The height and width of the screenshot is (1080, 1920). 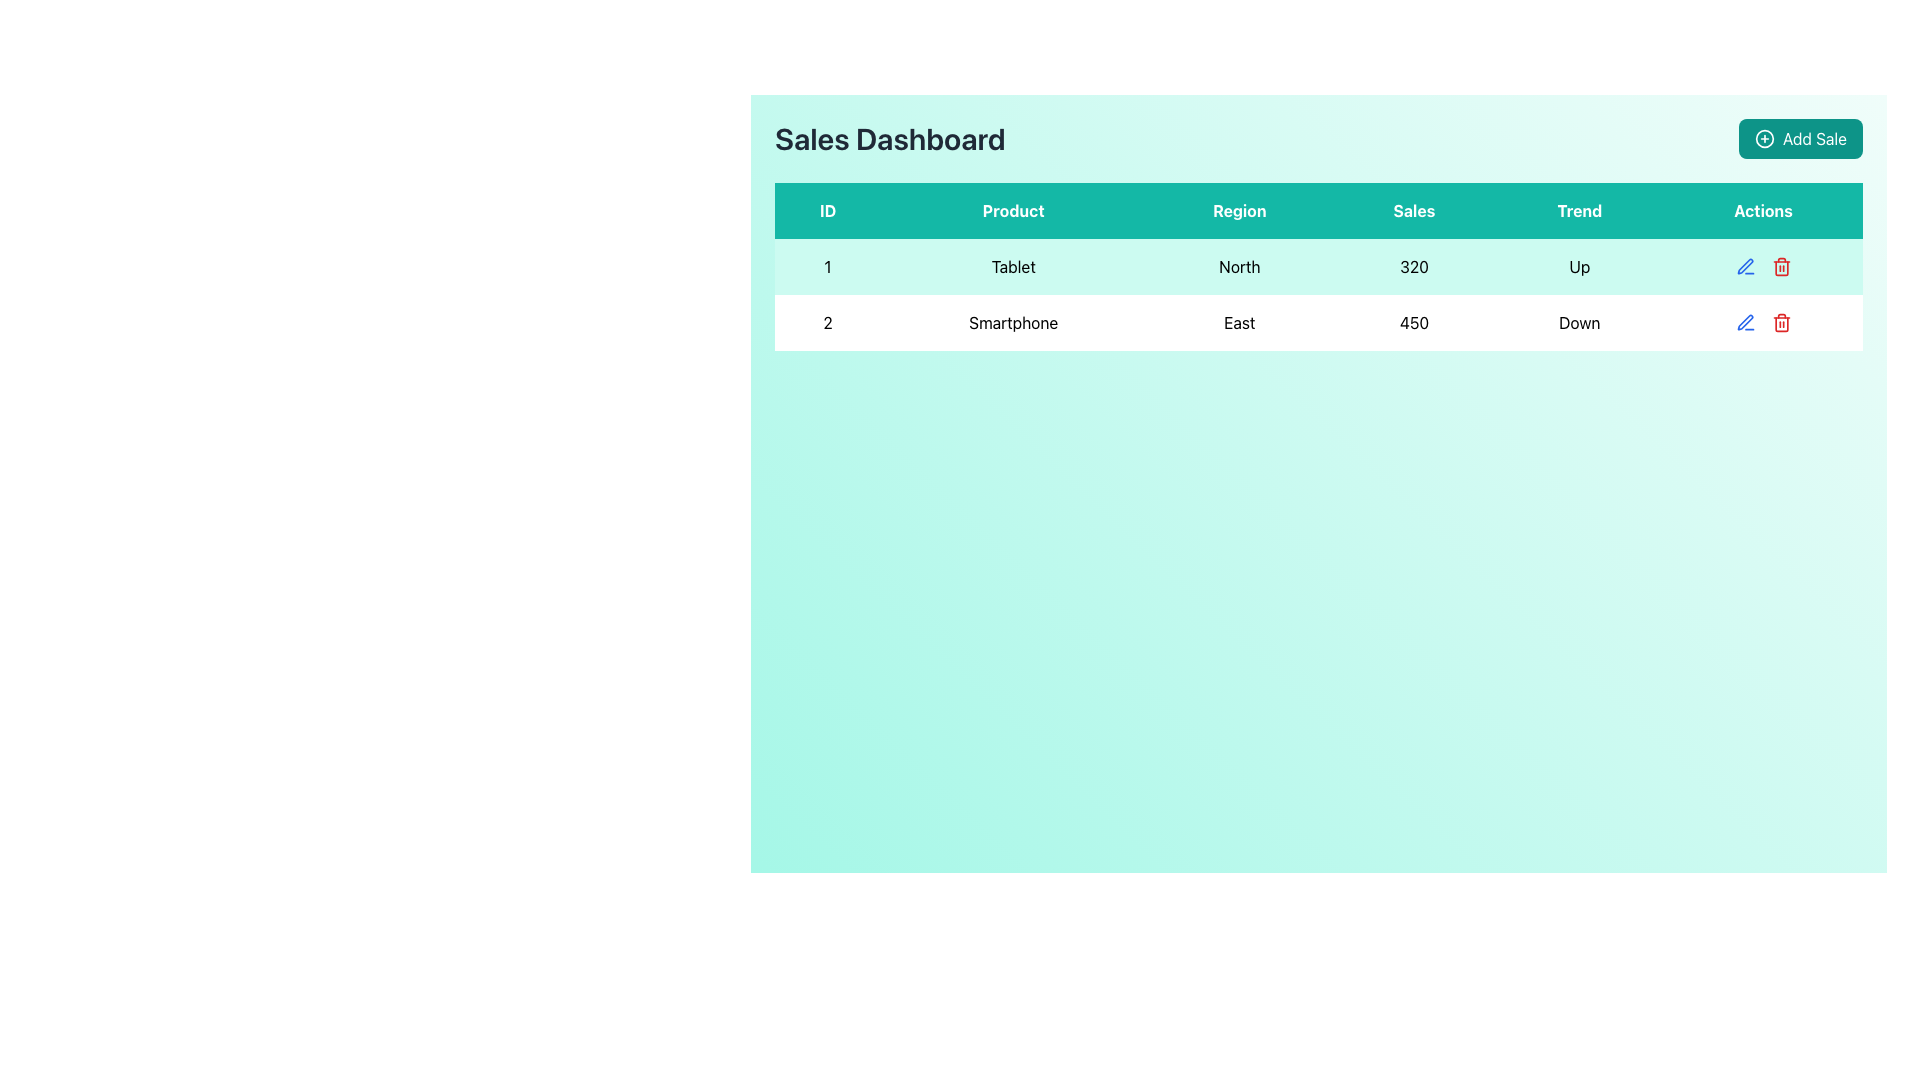 I want to click on the 'Smartphone' text component in the table located in the second row, second column under the 'Product' header, so click(x=1013, y=322).